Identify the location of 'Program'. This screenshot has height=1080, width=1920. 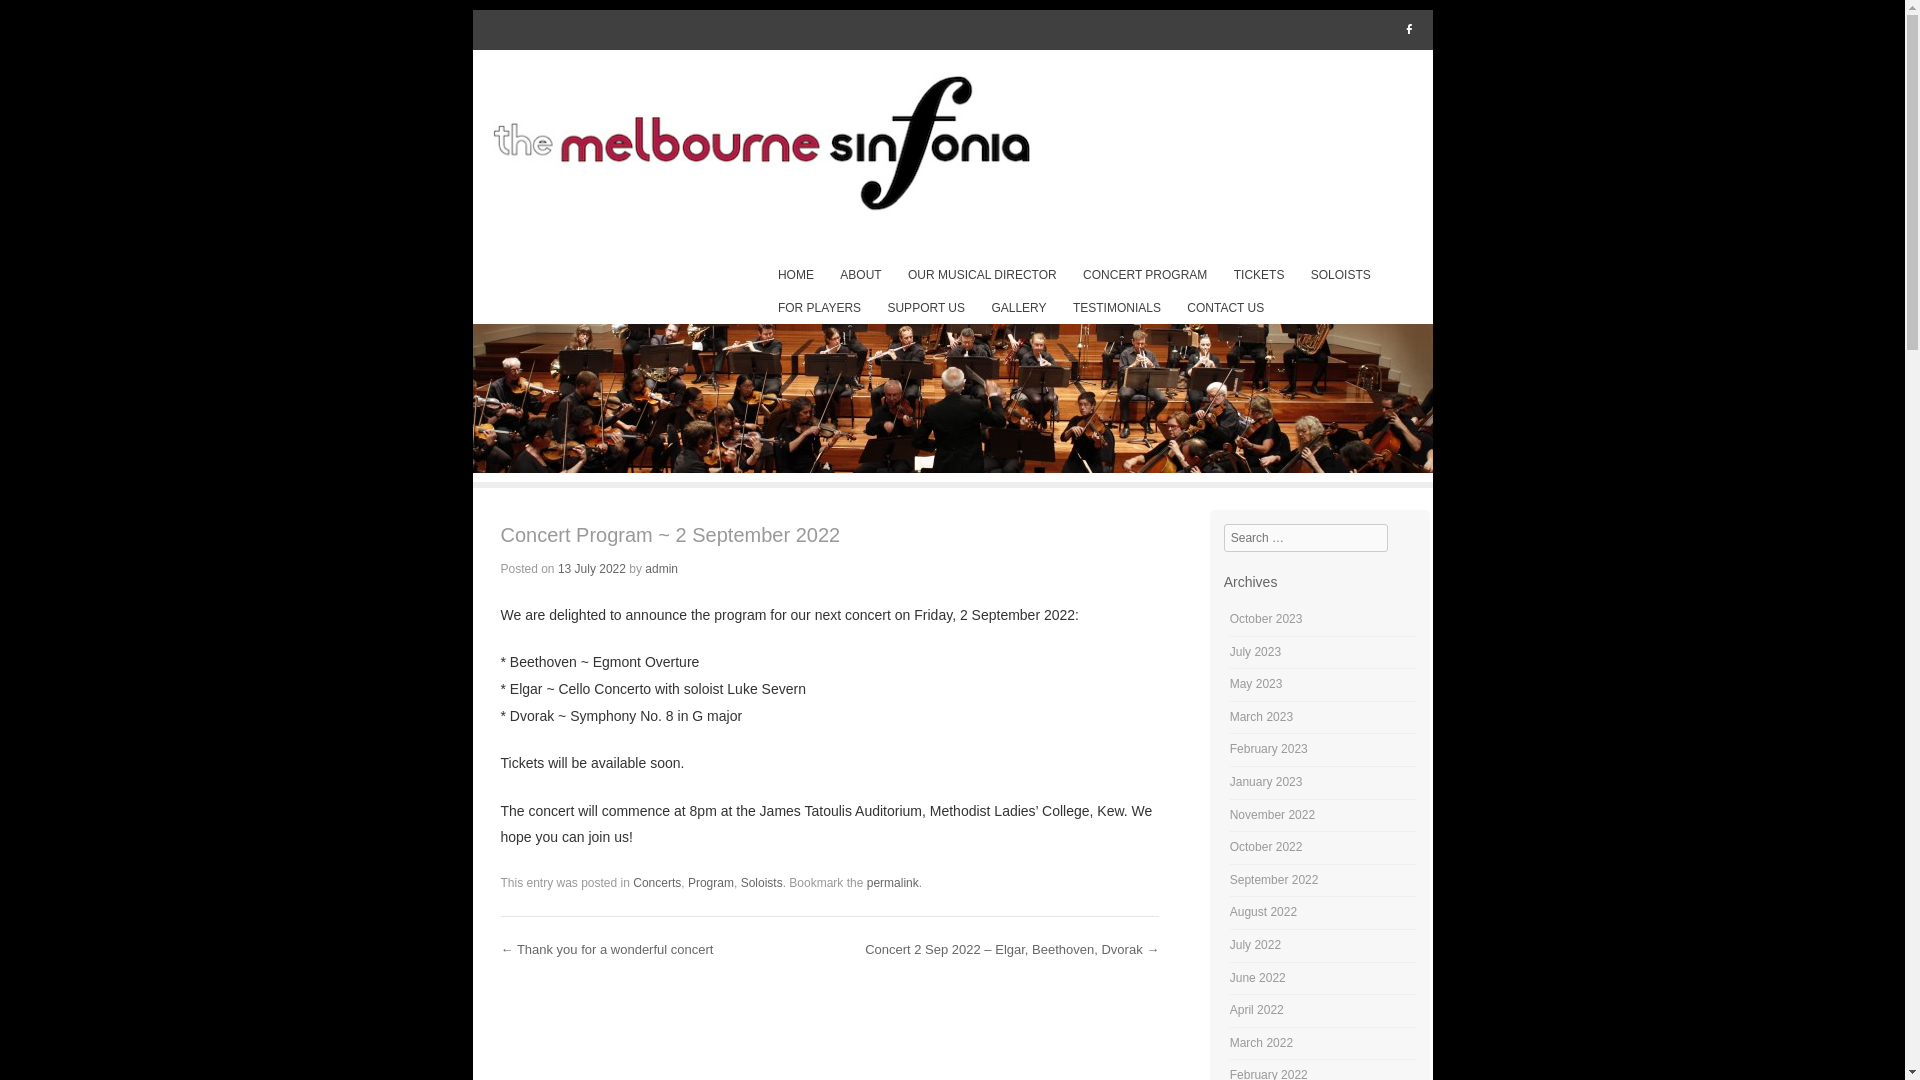
(710, 882).